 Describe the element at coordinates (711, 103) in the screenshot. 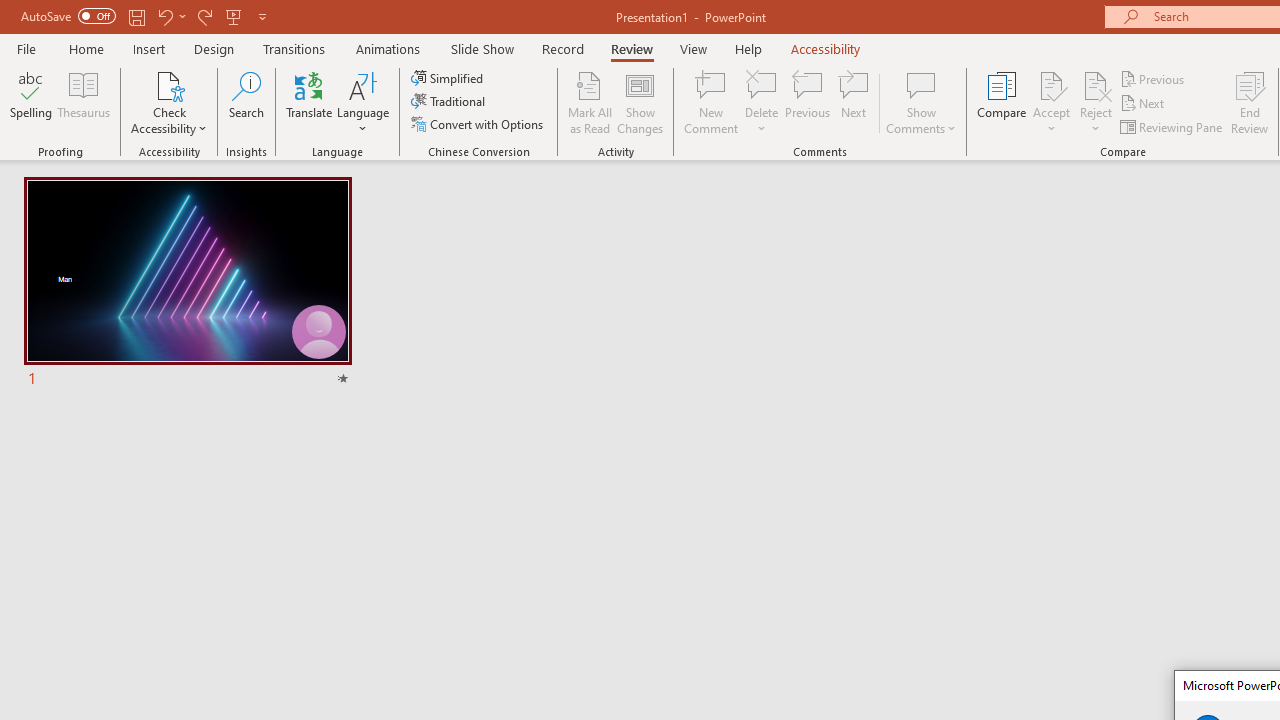

I see `'New Comment'` at that location.